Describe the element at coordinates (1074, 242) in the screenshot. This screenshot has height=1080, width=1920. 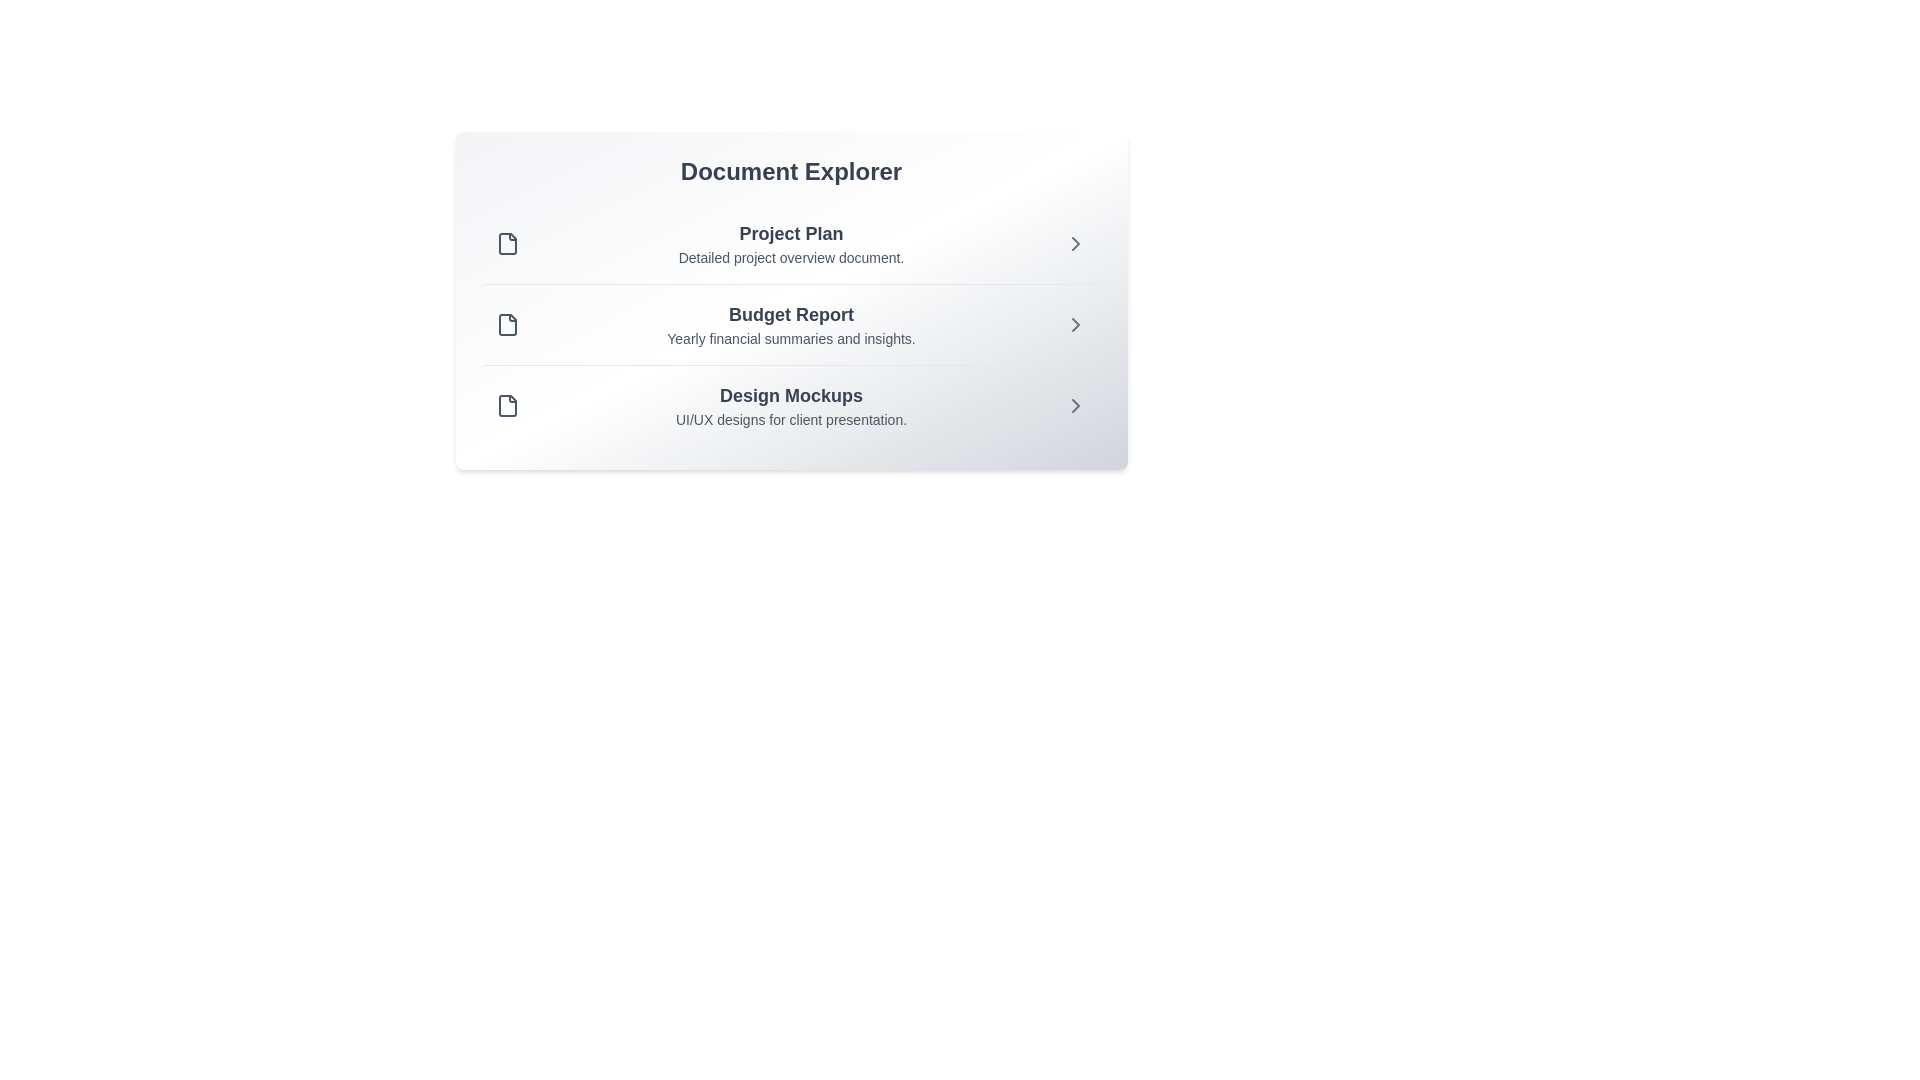
I see `the chevron icon next to the document titled 'Project Plan' to view its details` at that location.